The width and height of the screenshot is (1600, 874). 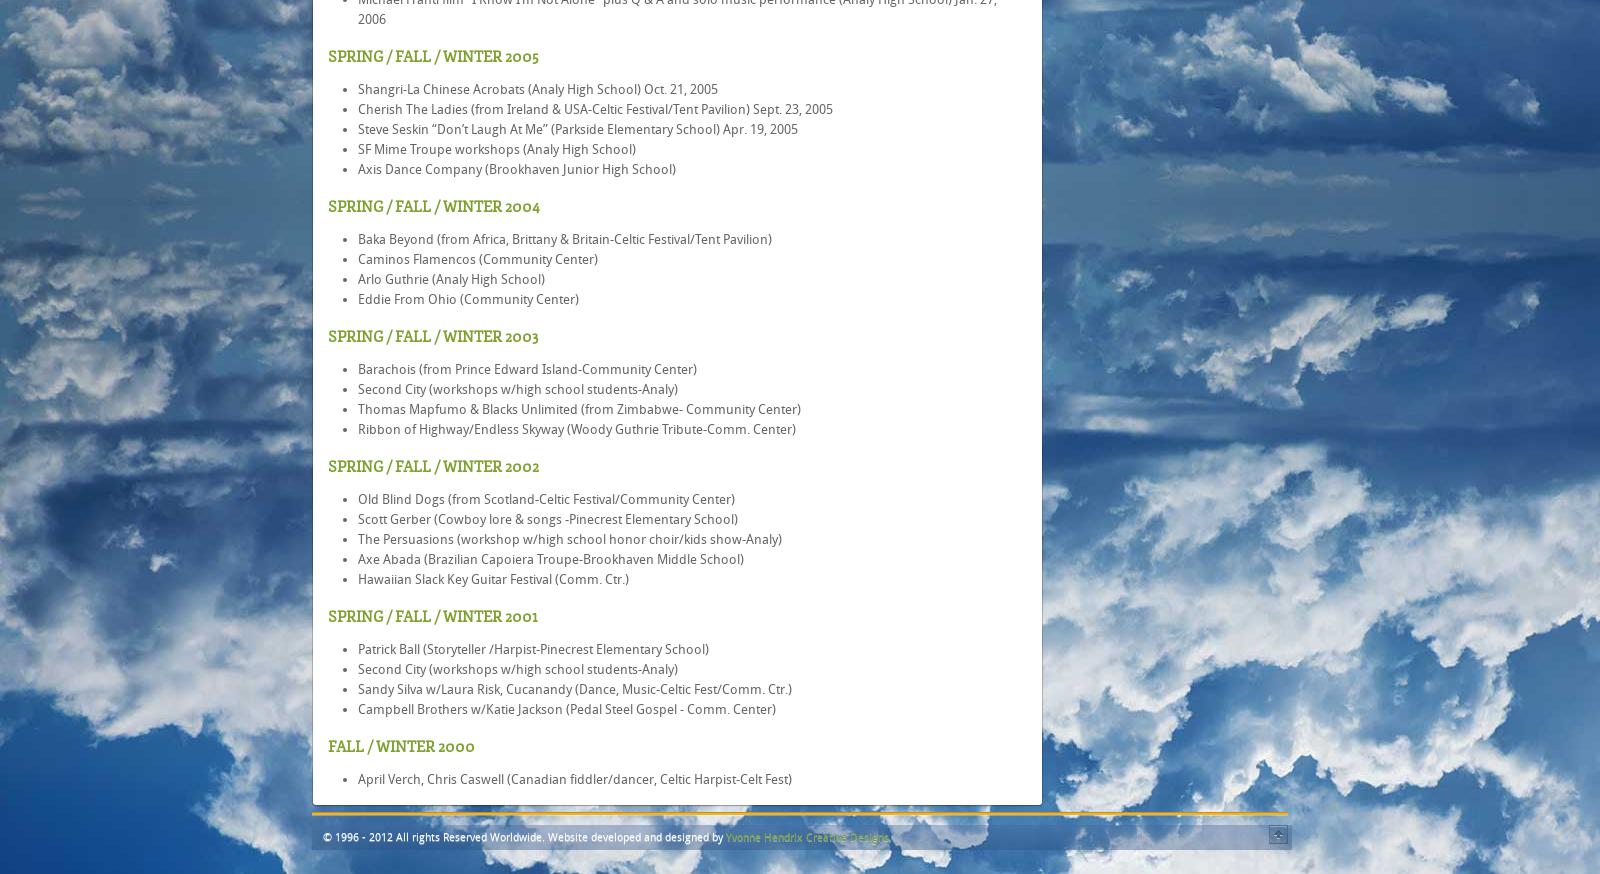 What do you see at coordinates (400, 746) in the screenshot?
I see `'Fall / winter 2000'` at bounding box center [400, 746].